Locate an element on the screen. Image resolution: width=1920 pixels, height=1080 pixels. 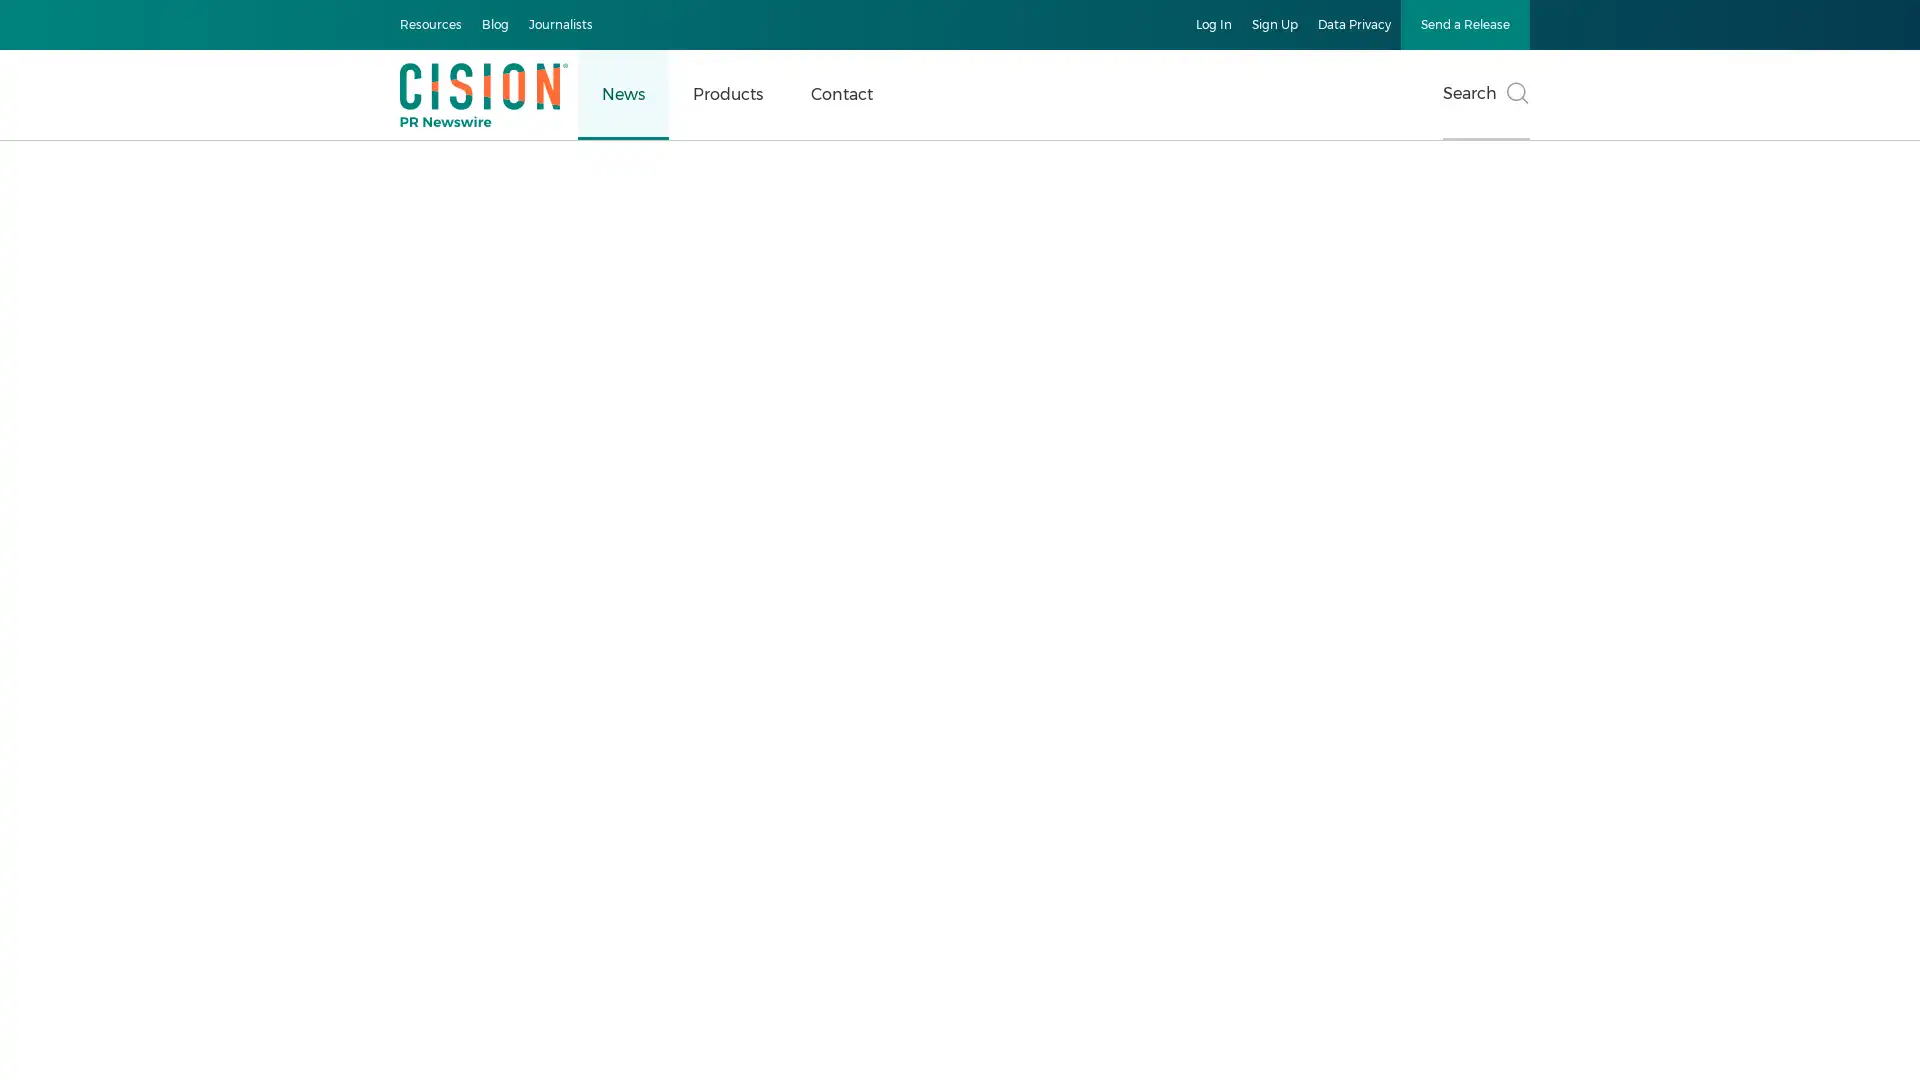
Socialgist is located at coordinates (1241, 887).